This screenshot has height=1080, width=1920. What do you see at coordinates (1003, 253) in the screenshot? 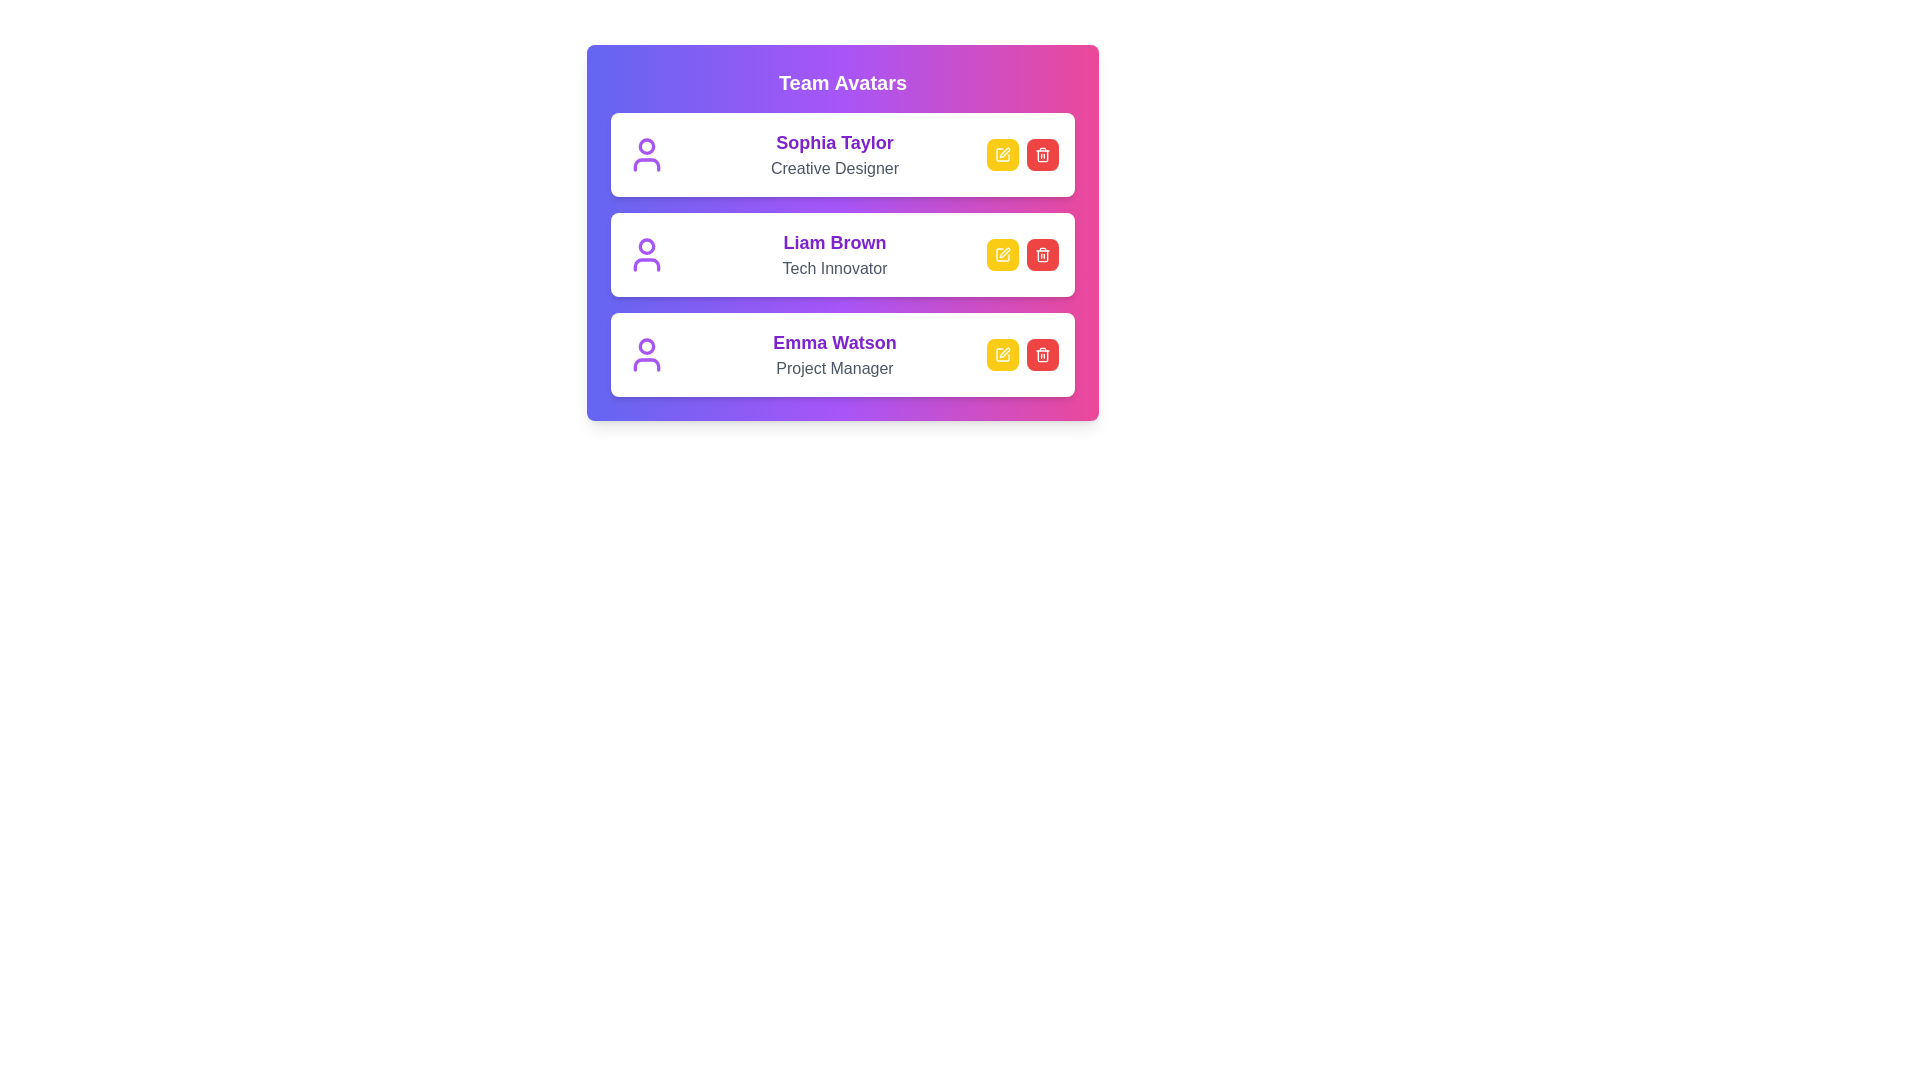
I see `the editing button located to the right of 'Liam Brown, Tech Innovator' in the second row of the list` at bounding box center [1003, 253].